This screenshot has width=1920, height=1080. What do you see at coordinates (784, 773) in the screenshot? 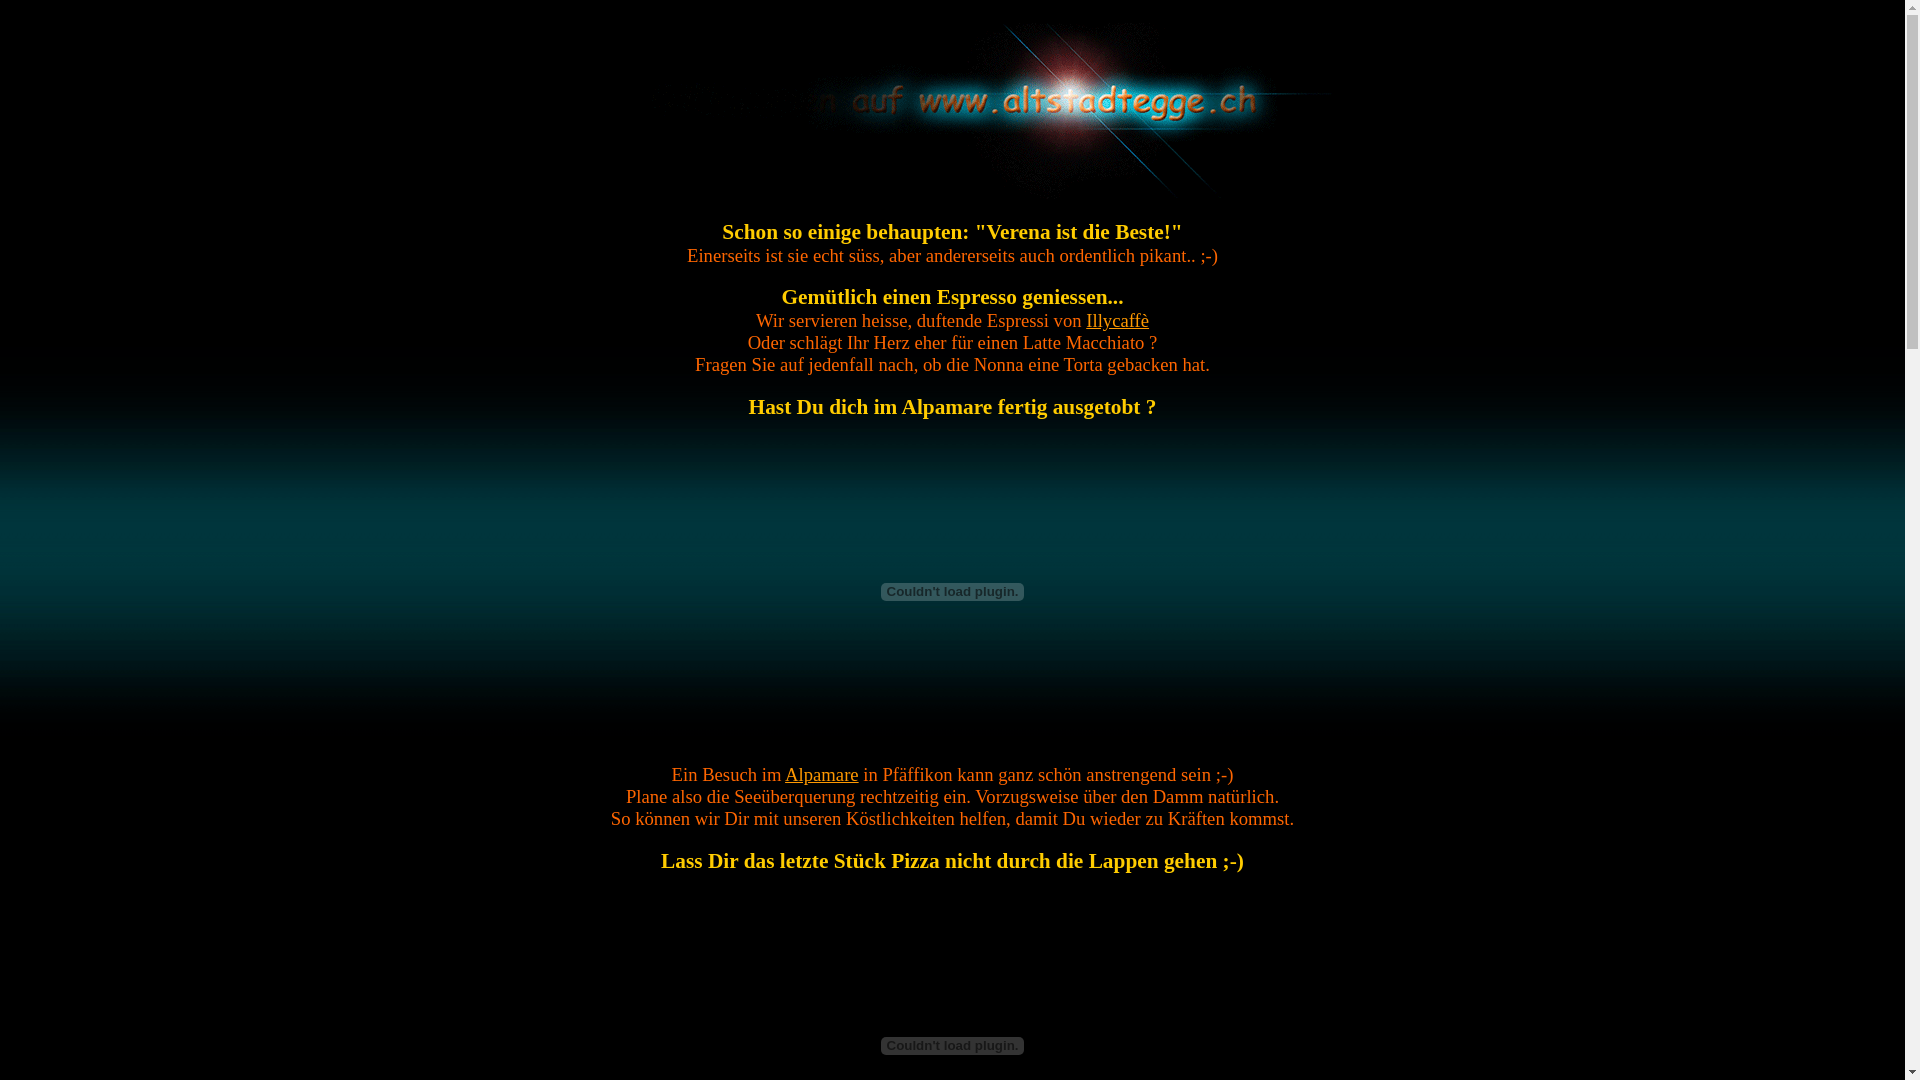
I see `'Alpamare'` at bounding box center [784, 773].